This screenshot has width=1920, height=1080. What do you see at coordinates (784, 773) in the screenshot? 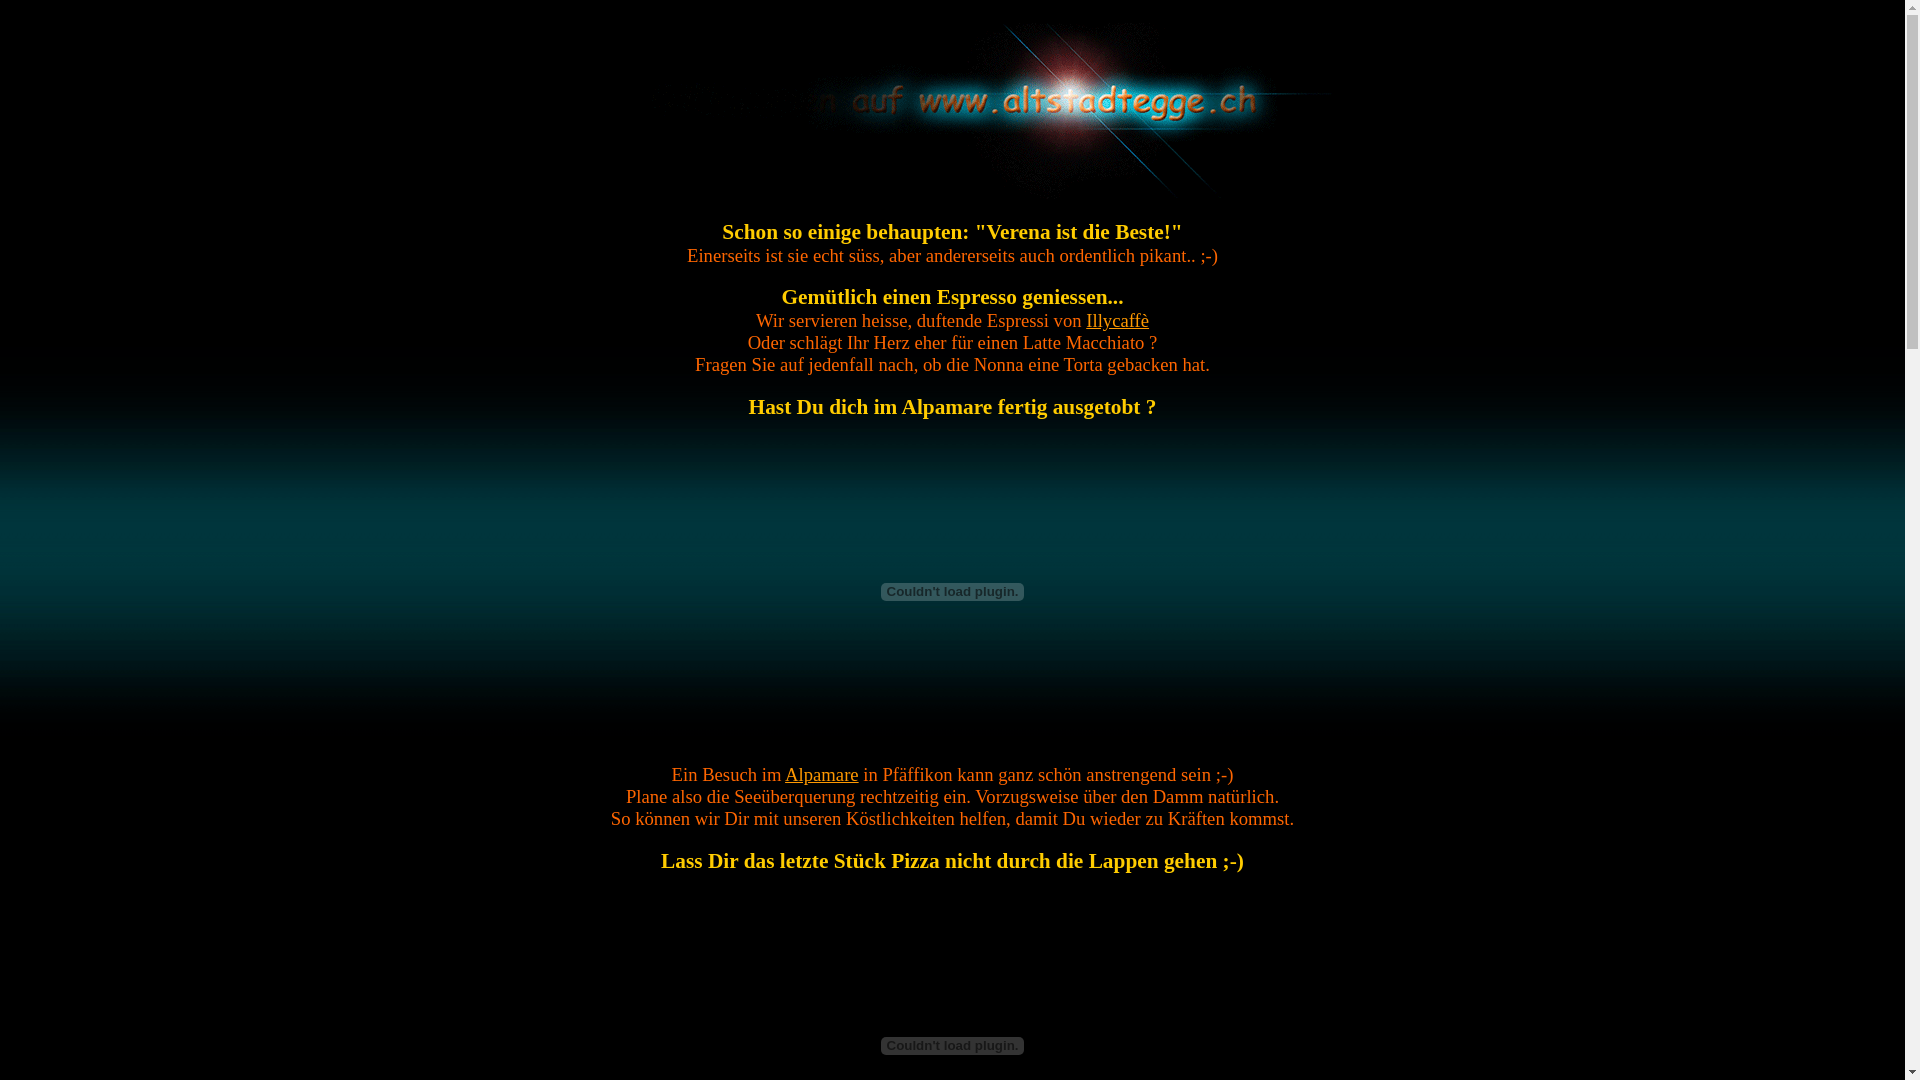
I see `'Alpamare'` at bounding box center [784, 773].